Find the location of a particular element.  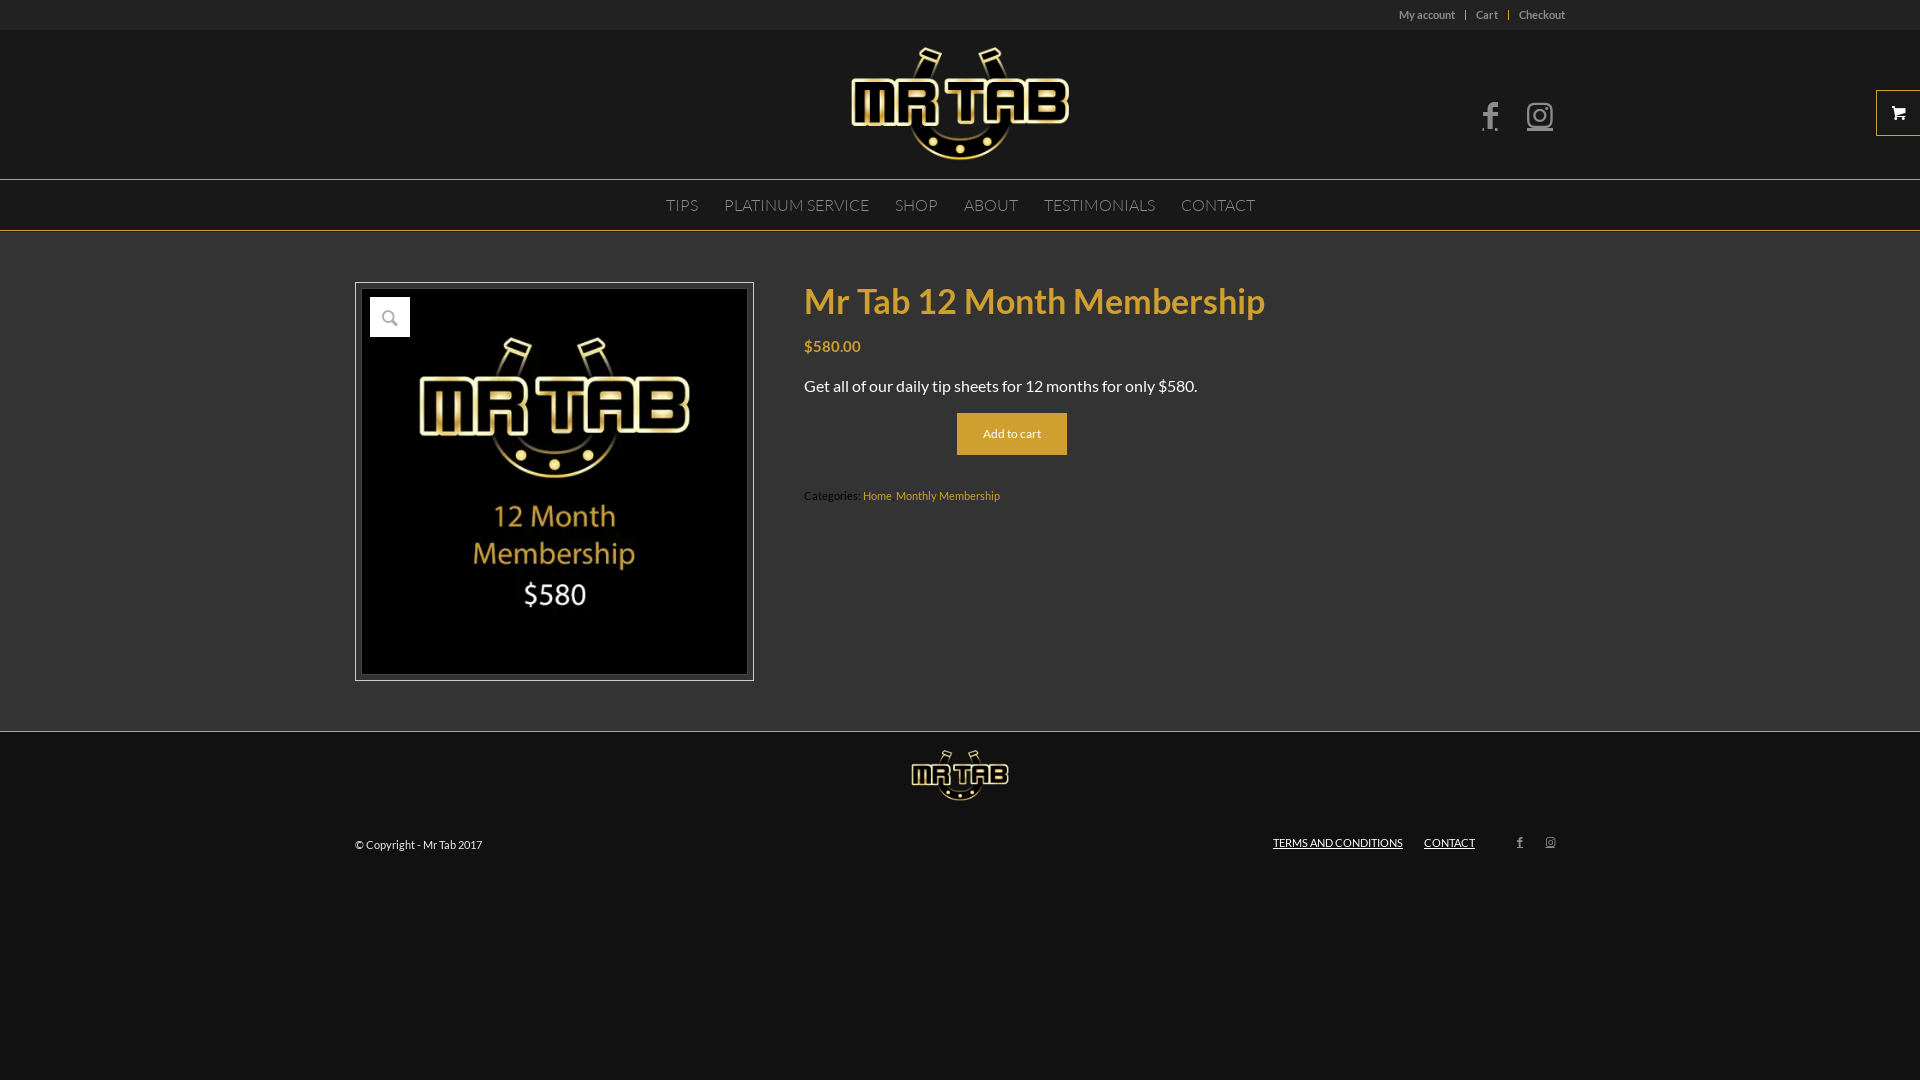

'My account' is located at coordinates (1425, 14).